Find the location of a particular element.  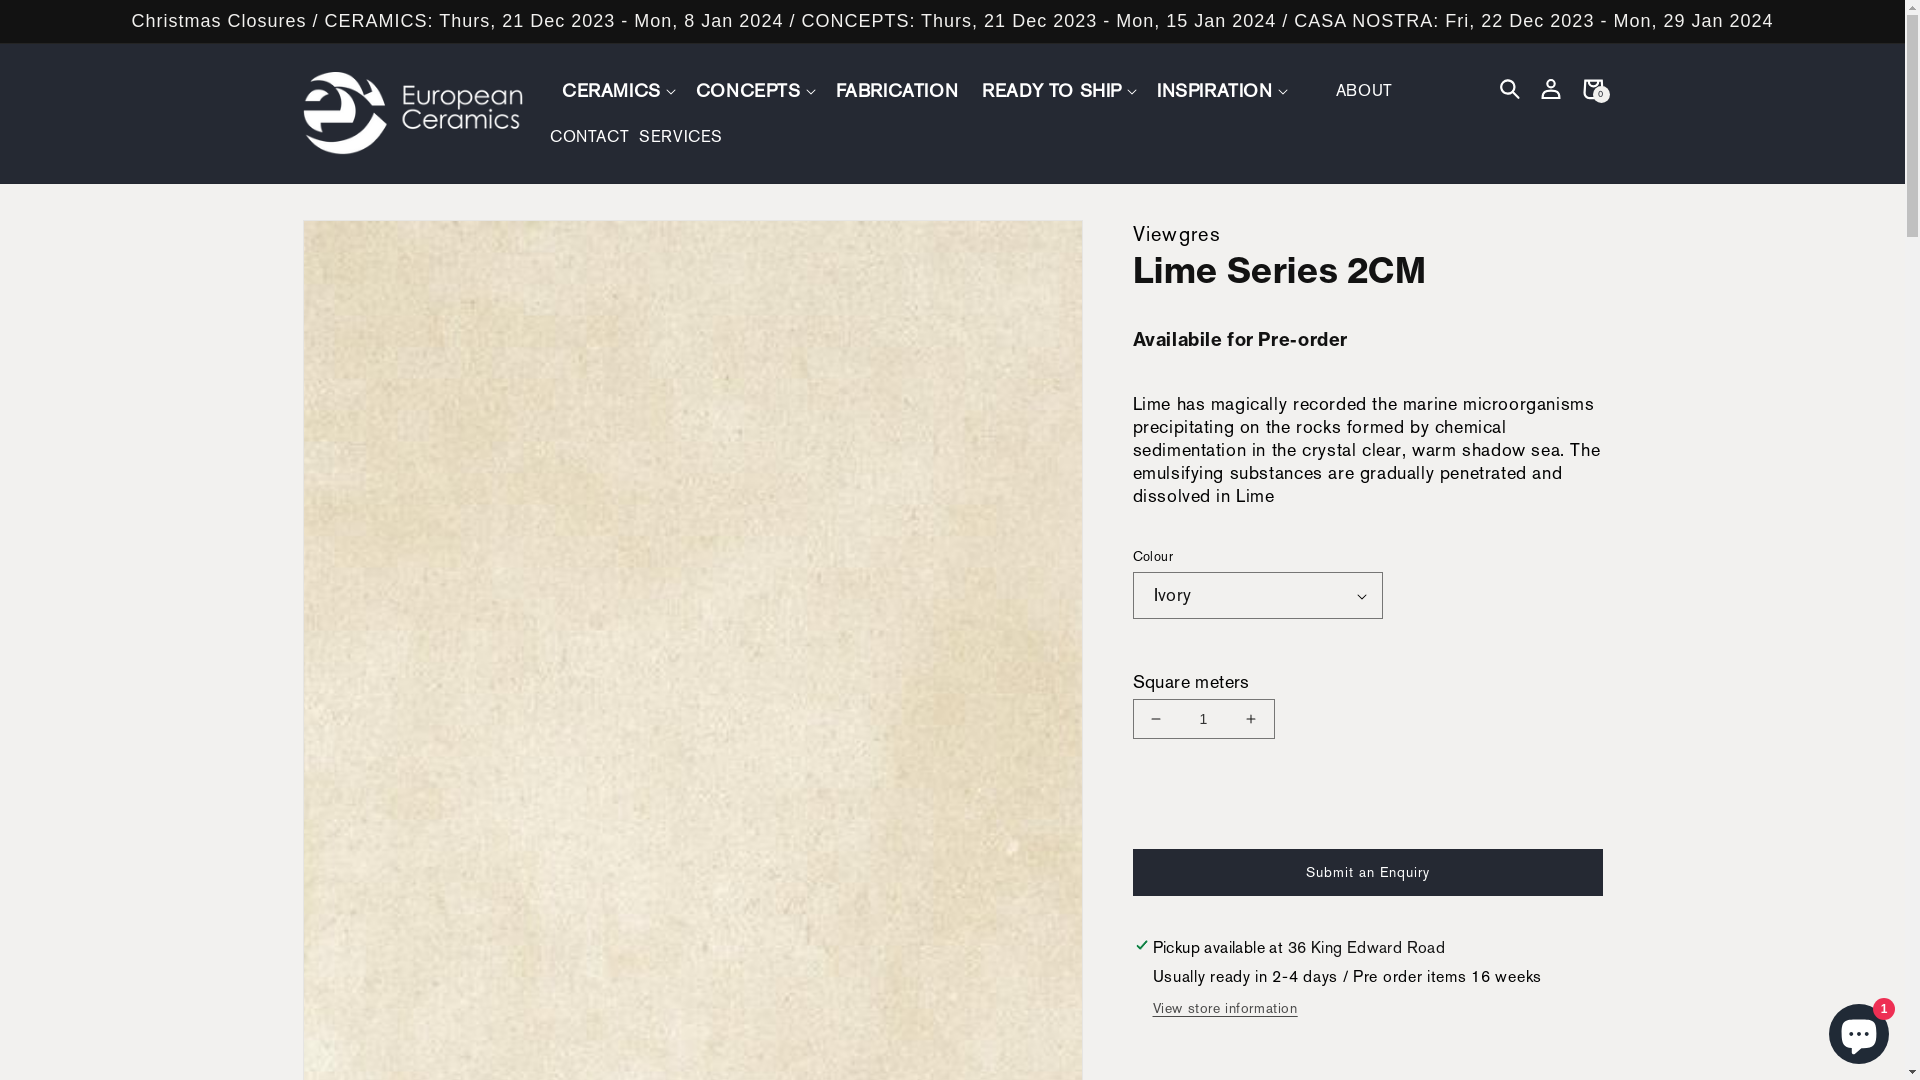

'FABRICATION' is located at coordinates (896, 90).